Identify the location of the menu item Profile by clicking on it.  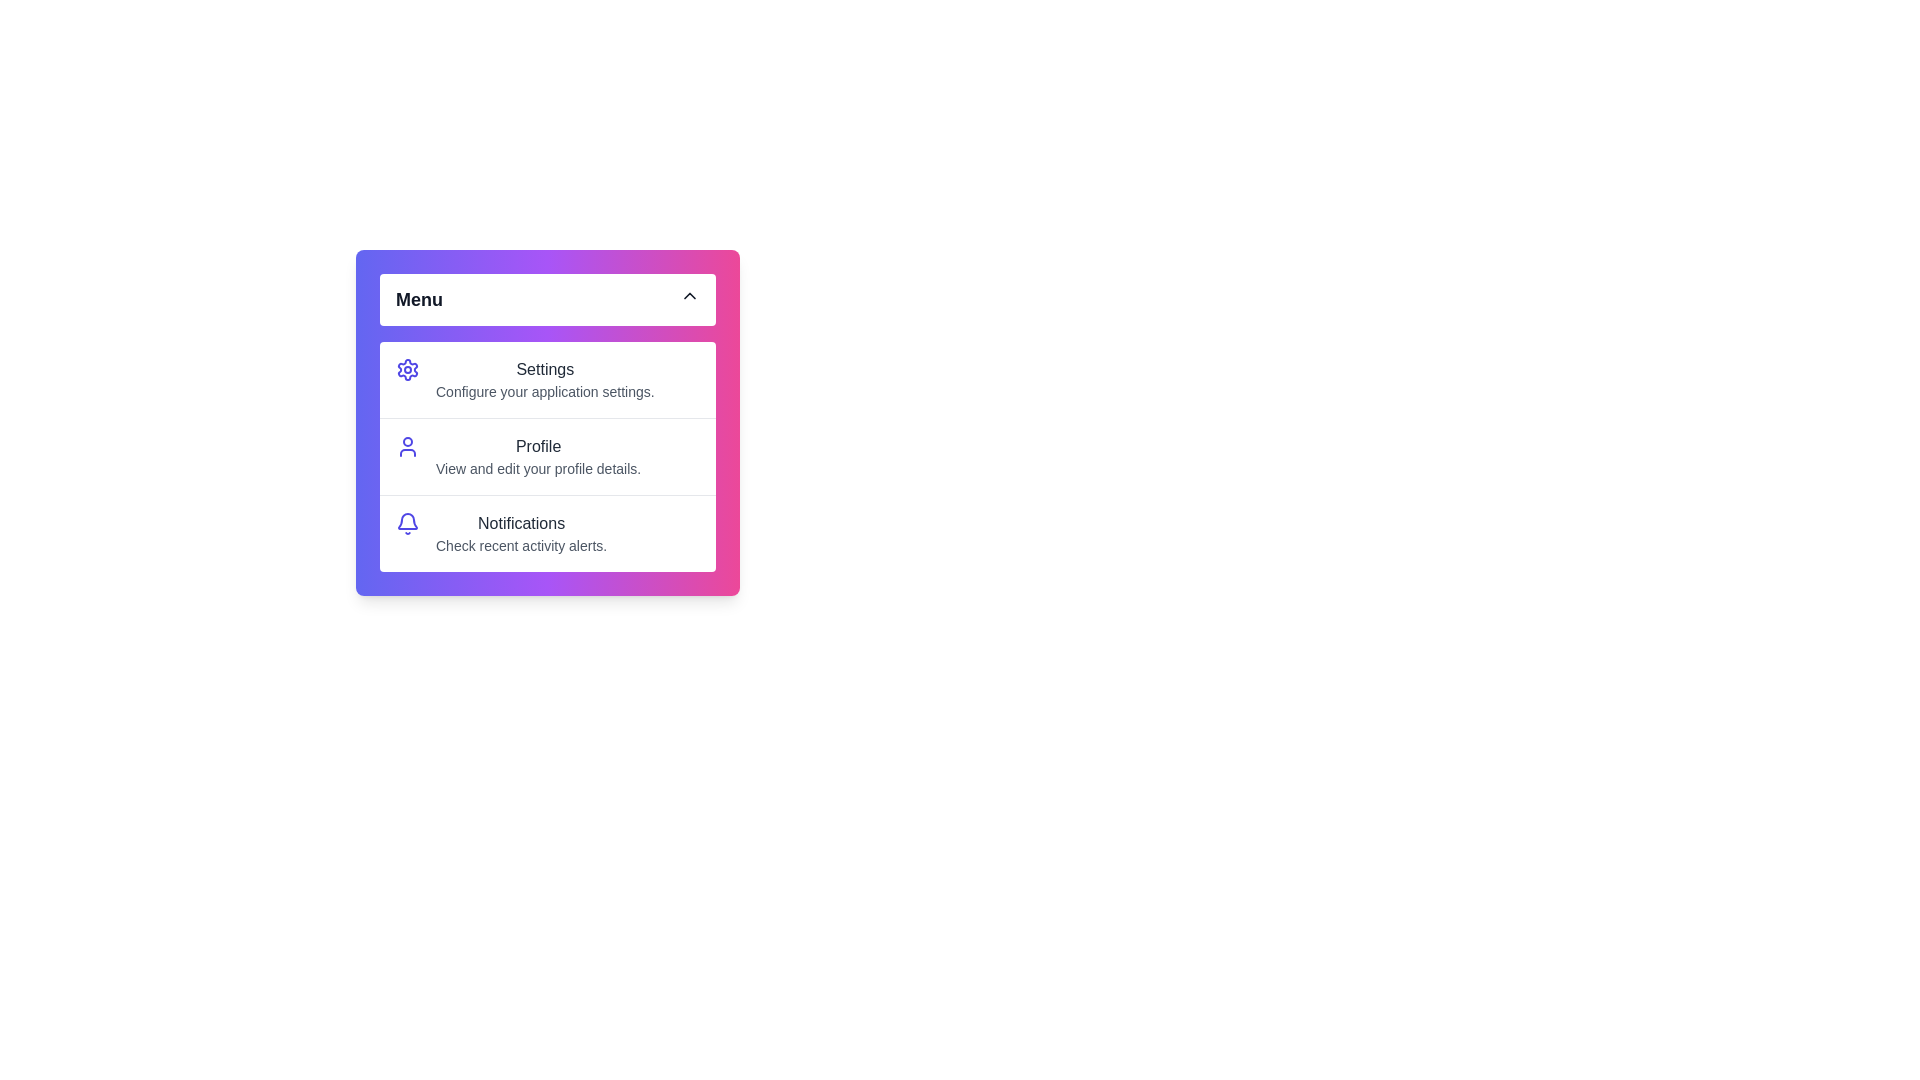
(547, 456).